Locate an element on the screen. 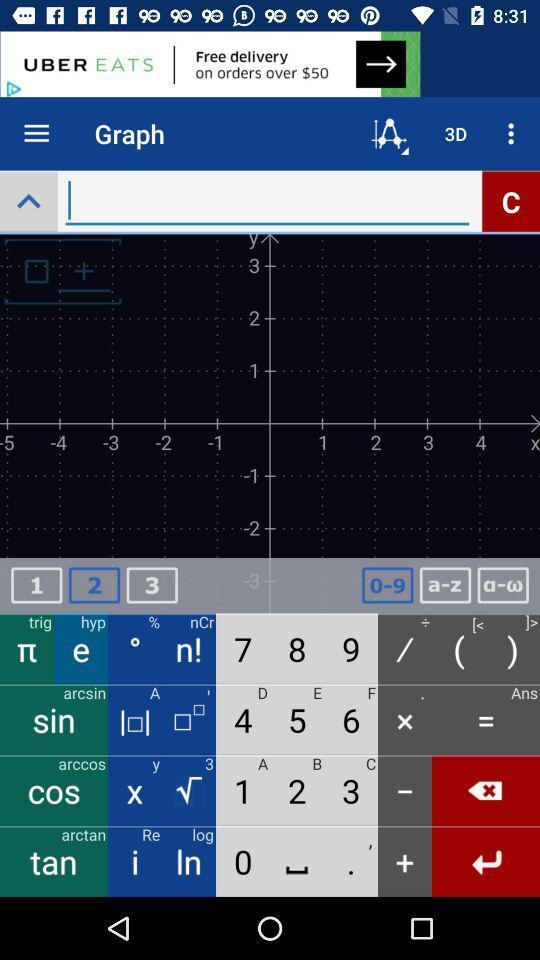  option 3 is located at coordinates (151, 585).